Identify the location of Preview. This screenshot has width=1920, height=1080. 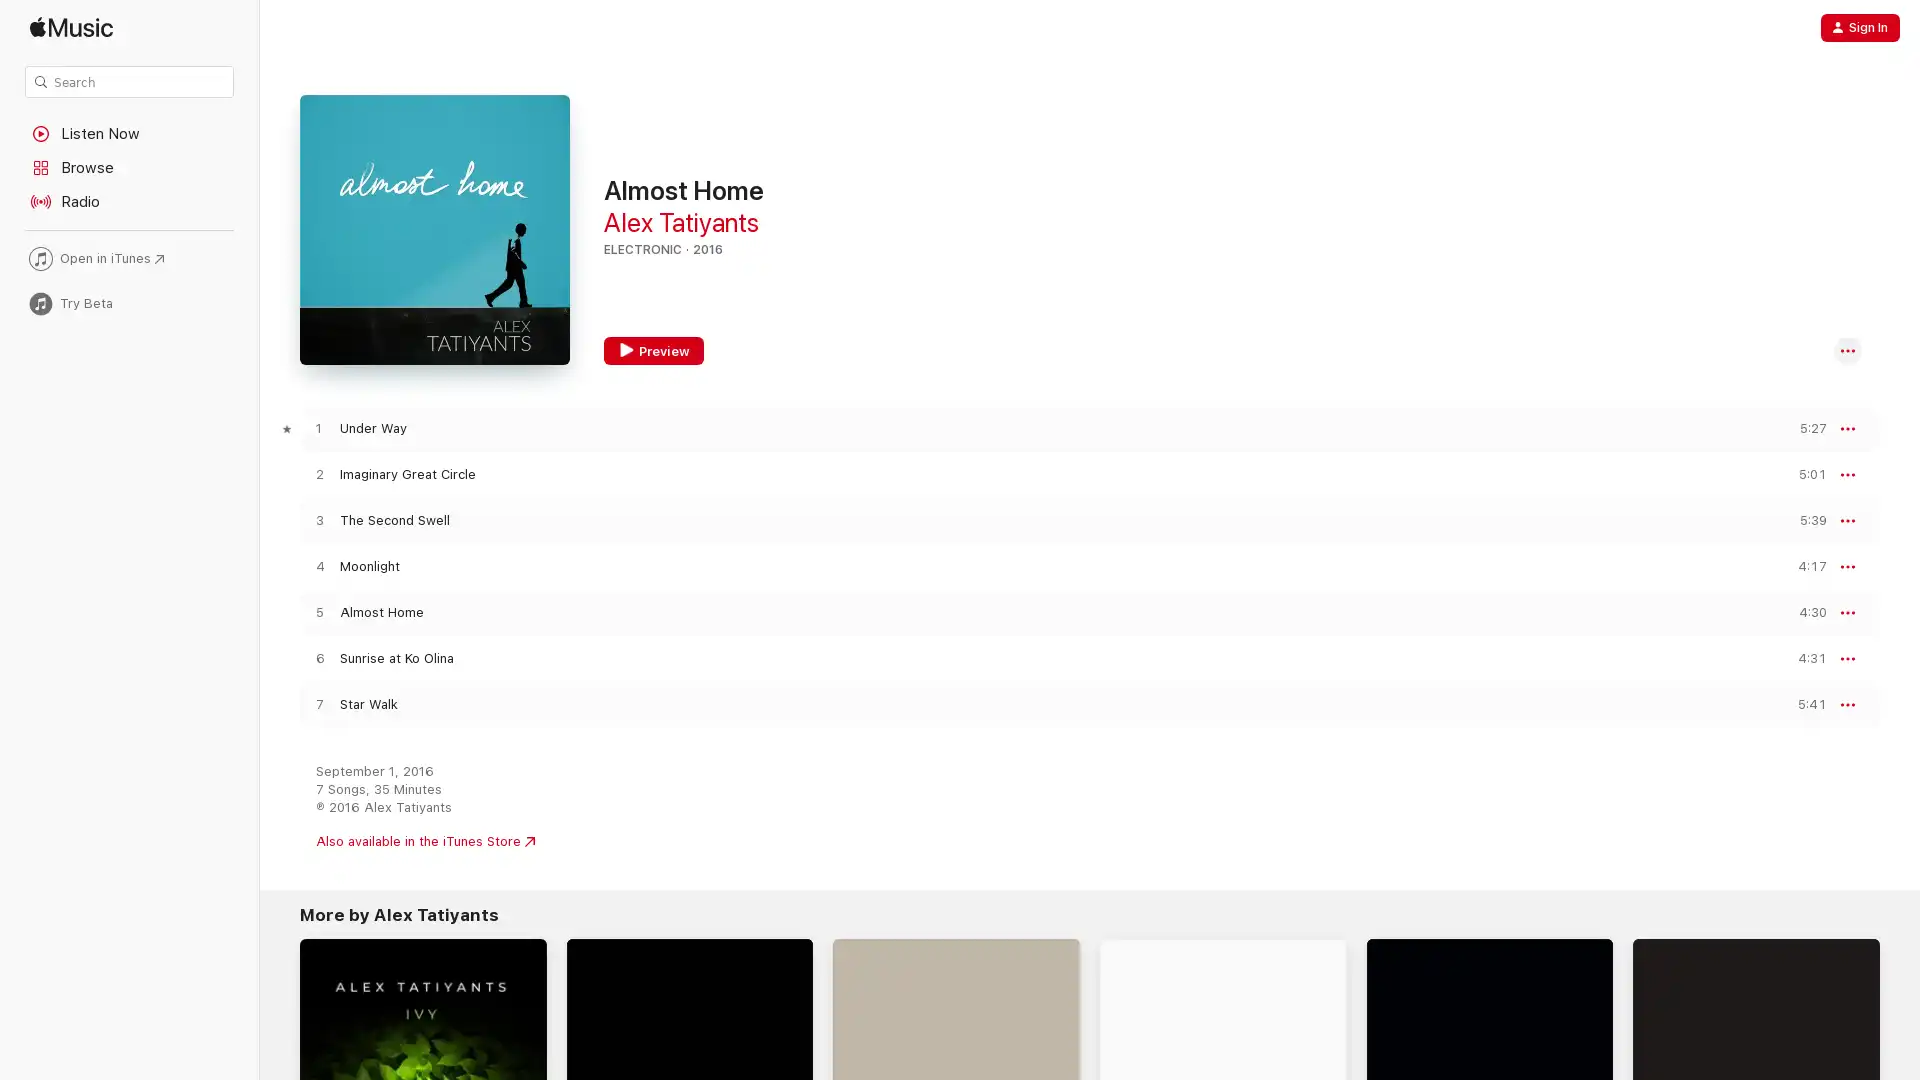
(1804, 658).